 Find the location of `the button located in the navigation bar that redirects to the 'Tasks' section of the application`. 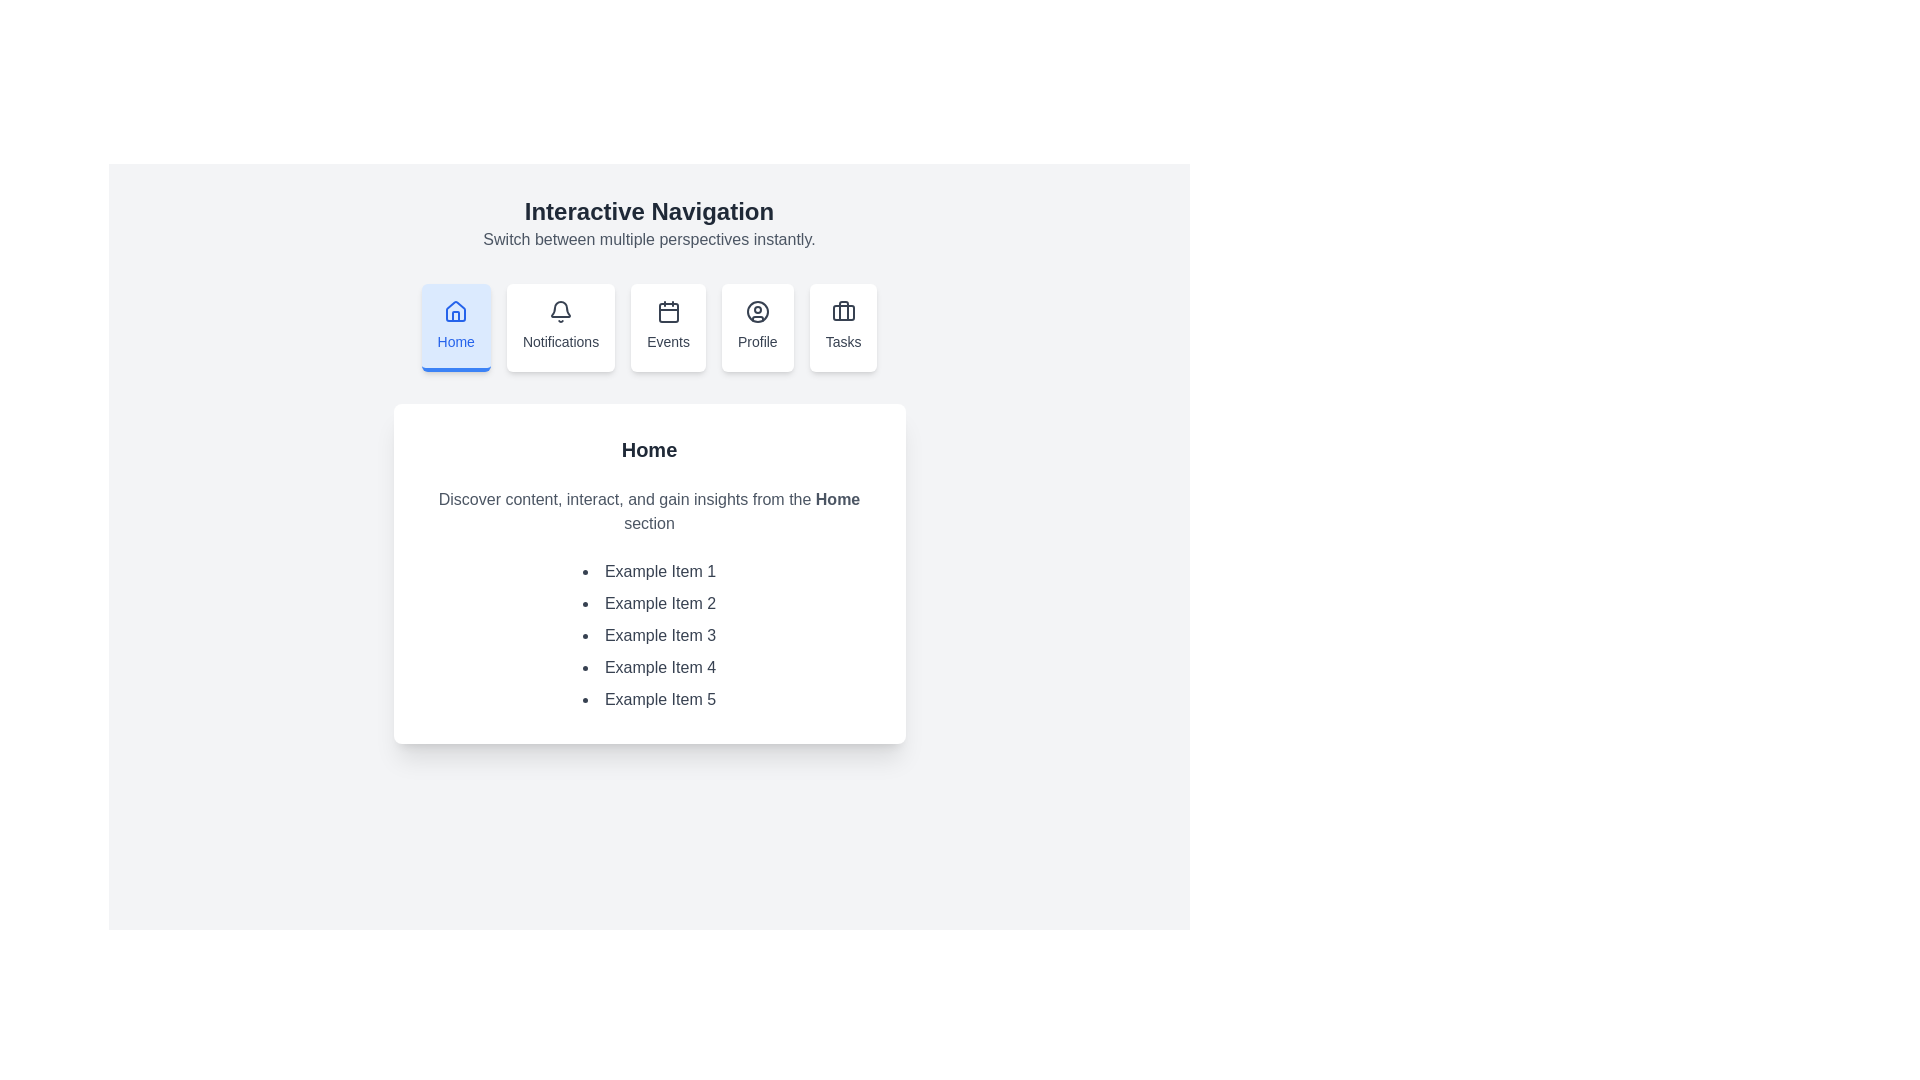

the button located in the navigation bar that redirects to the 'Tasks' section of the application is located at coordinates (843, 326).